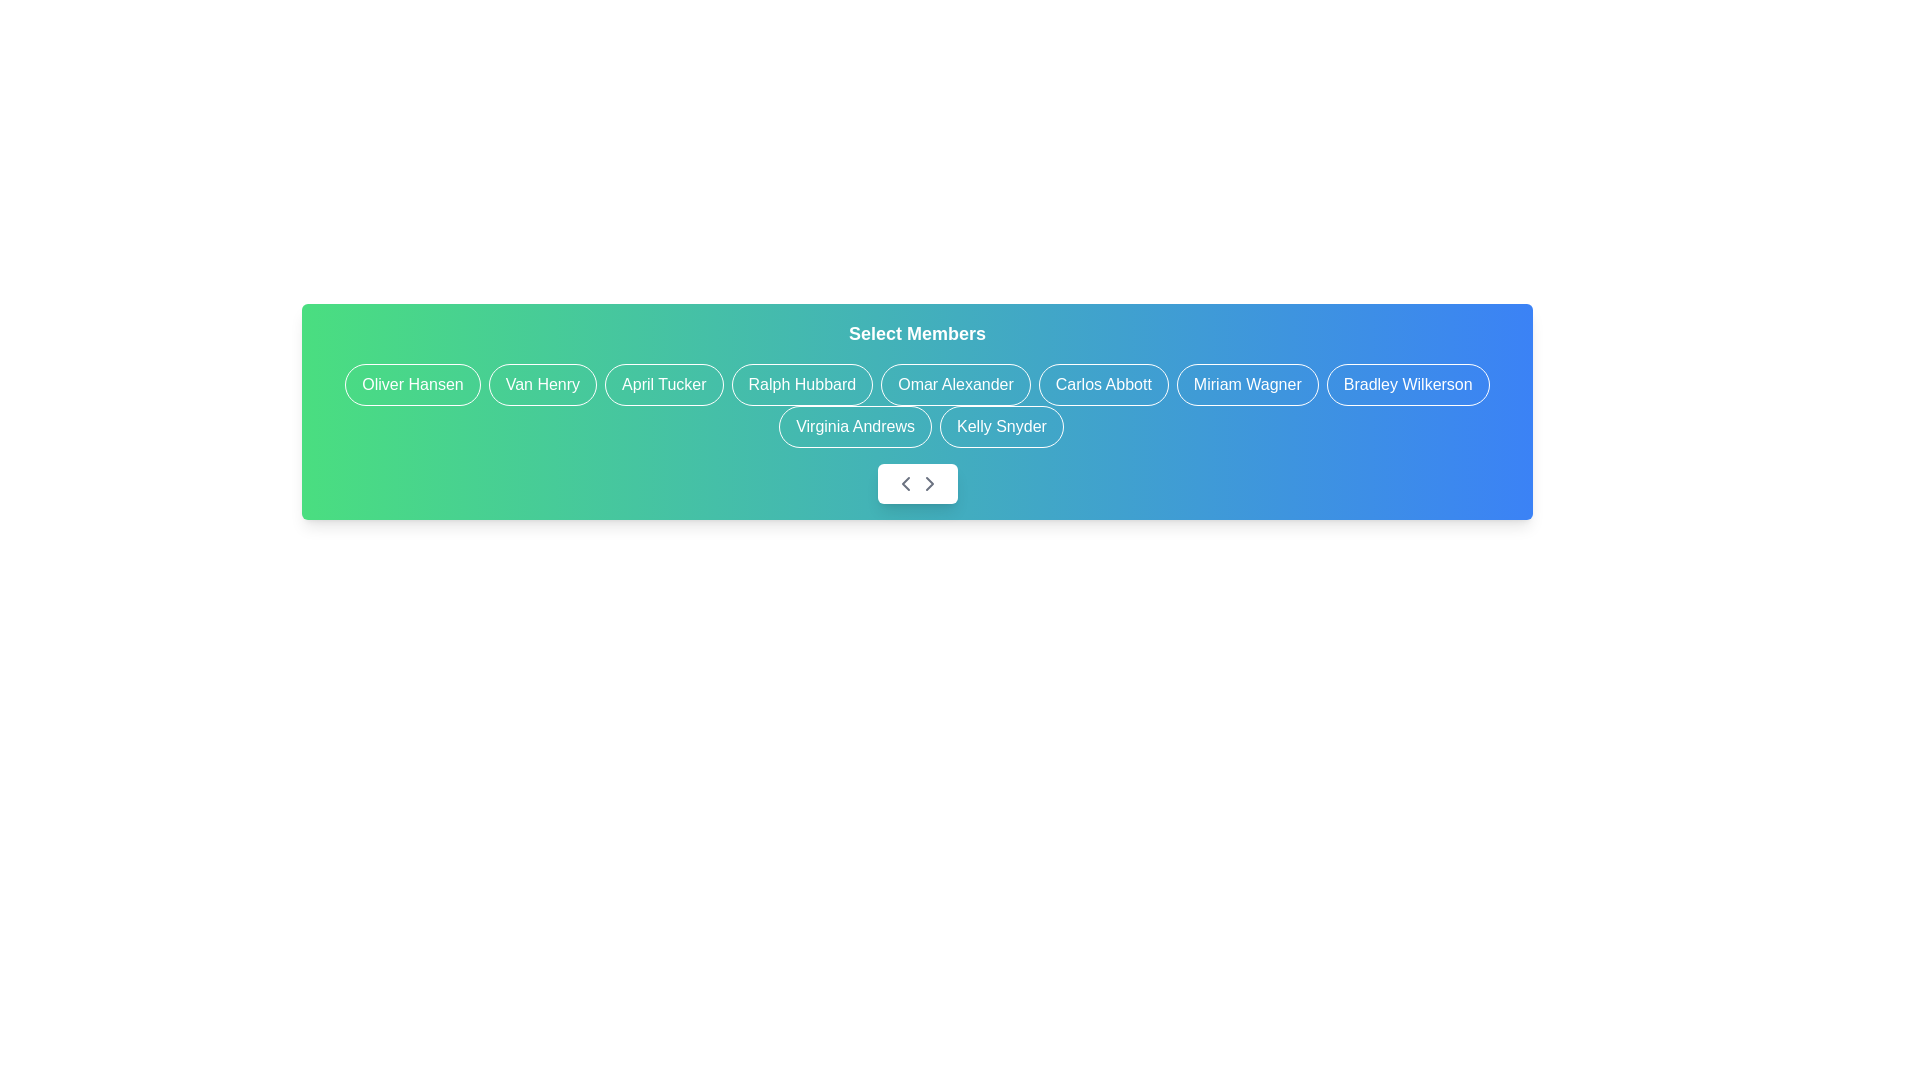 The height and width of the screenshot is (1080, 1920). I want to click on the rounded button labeled 'Kelly Snyder' located in the bottom-right of the grid for additional options if enabled, so click(1001, 426).